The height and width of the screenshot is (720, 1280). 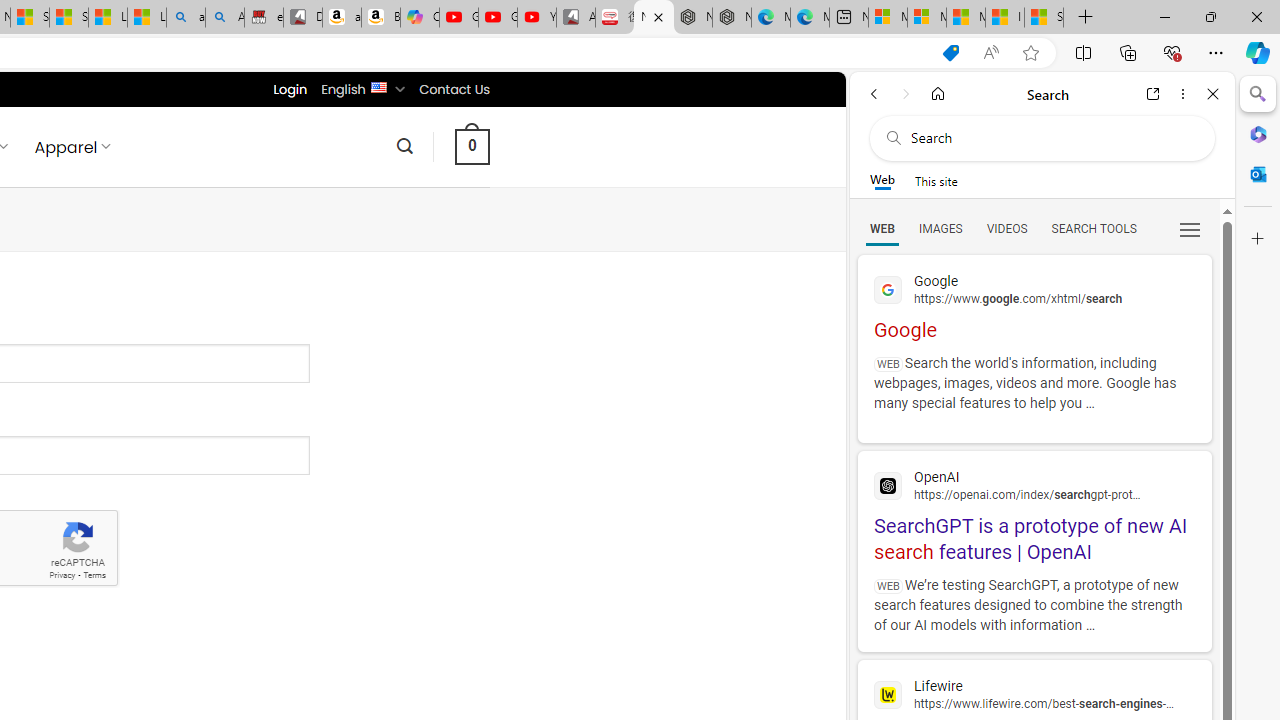 What do you see at coordinates (1257, 133) in the screenshot?
I see `'Microsoft 365'` at bounding box center [1257, 133].